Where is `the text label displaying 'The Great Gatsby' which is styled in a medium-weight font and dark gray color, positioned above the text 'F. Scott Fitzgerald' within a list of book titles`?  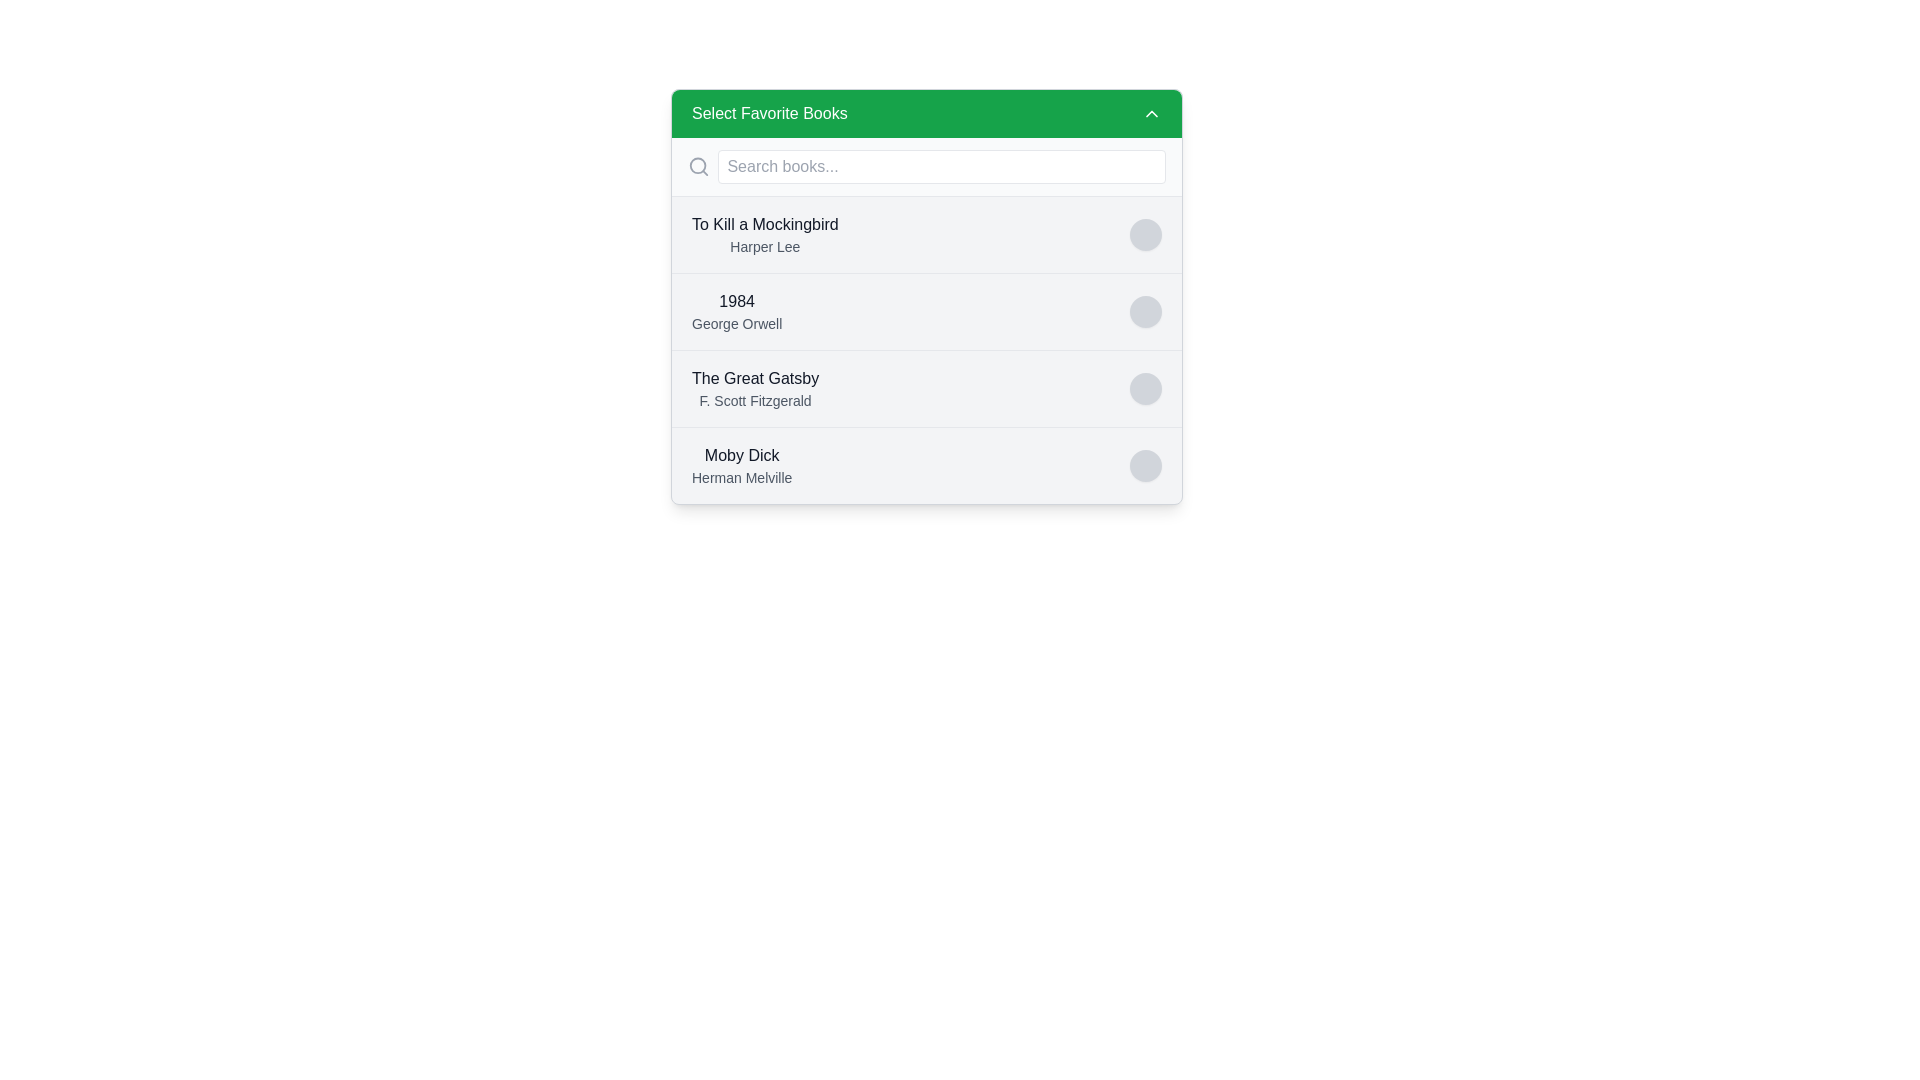
the text label displaying 'The Great Gatsby' which is styled in a medium-weight font and dark gray color, positioned above the text 'F. Scott Fitzgerald' within a list of book titles is located at coordinates (754, 378).